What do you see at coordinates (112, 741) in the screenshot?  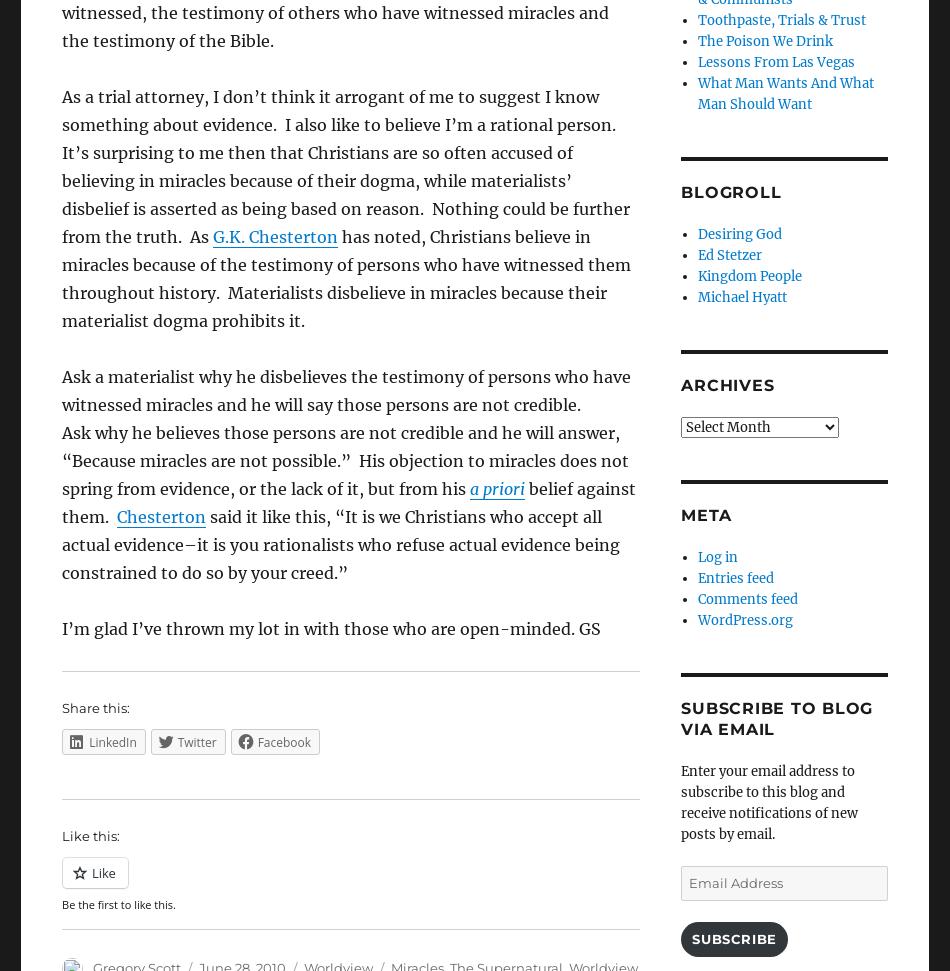 I see `'LinkedIn'` at bounding box center [112, 741].